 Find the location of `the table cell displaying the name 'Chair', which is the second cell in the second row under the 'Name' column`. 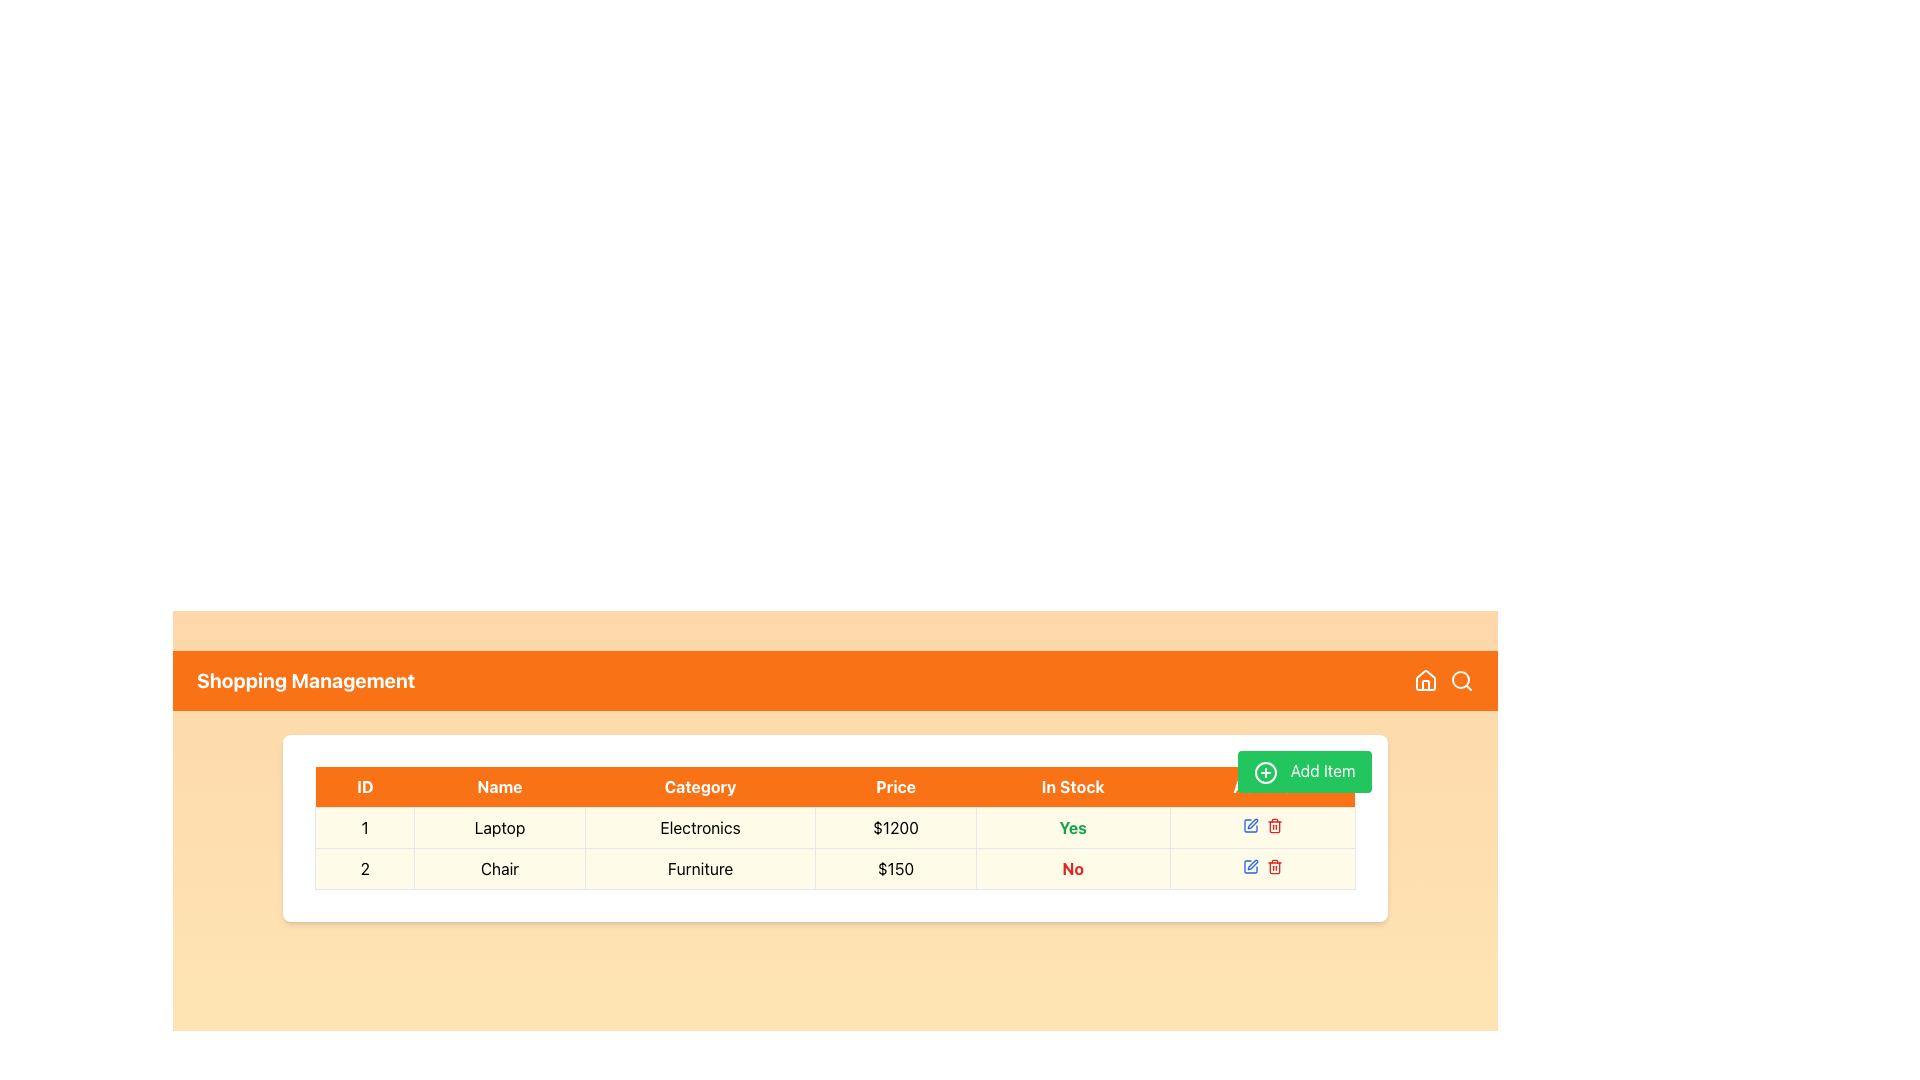

the table cell displaying the name 'Chair', which is the second cell in the second row under the 'Name' column is located at coordinates (499, 867).